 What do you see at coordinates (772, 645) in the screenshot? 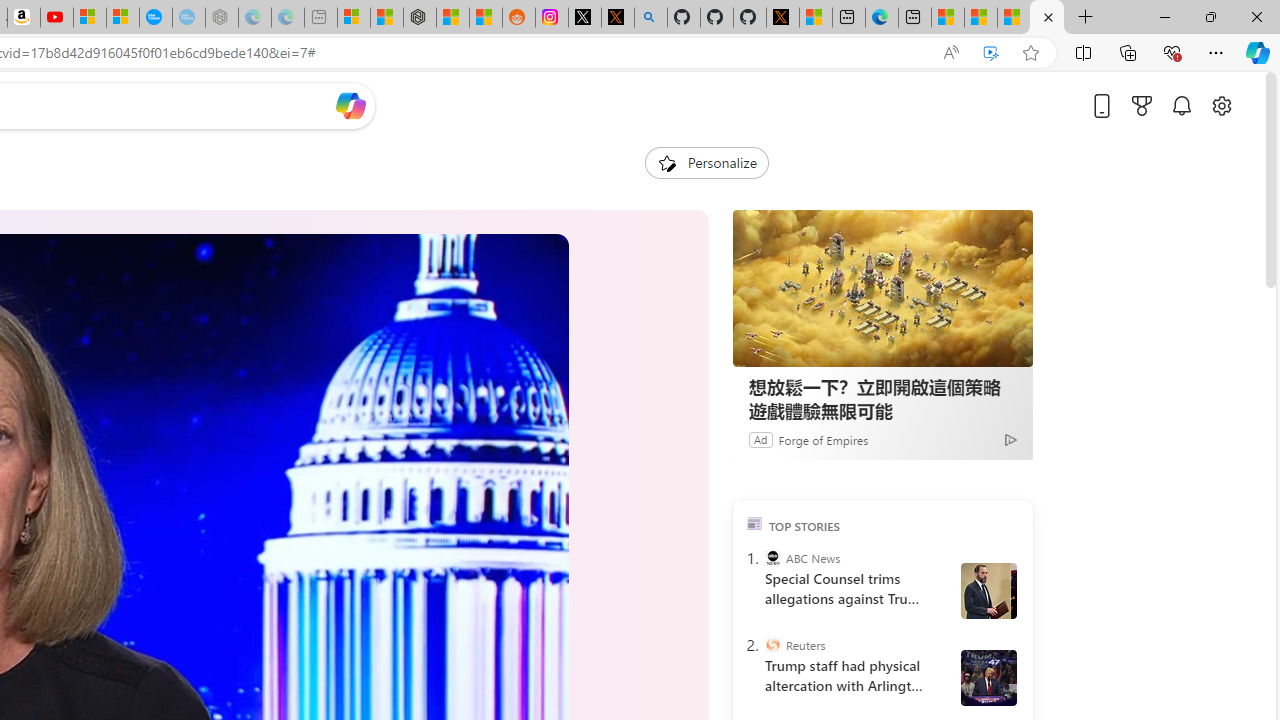
I see `'Reuters'` at bounding box center [772, 645].